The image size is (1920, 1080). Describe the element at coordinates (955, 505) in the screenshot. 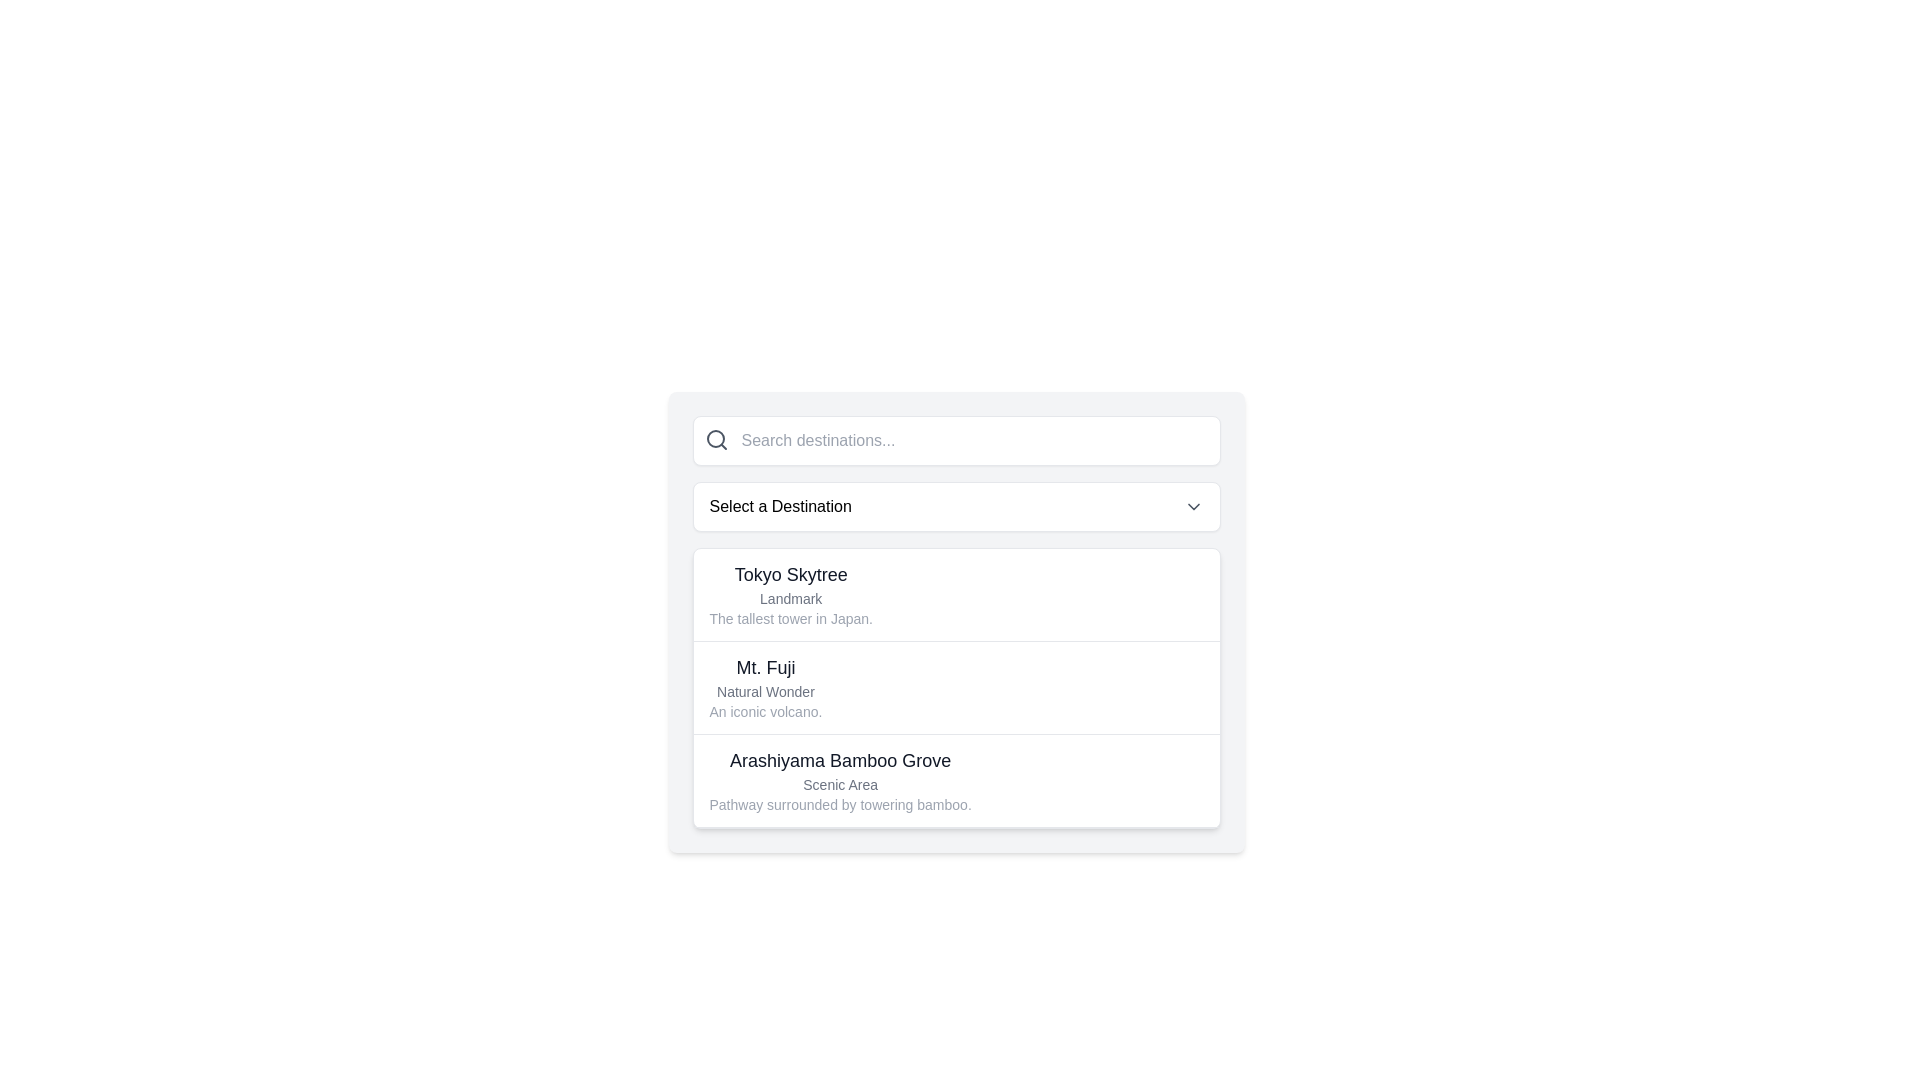

I see `the dropdown menu button labeled 'Select a Destination', which is styled as a white rectangular button with rounded corners` at that location.